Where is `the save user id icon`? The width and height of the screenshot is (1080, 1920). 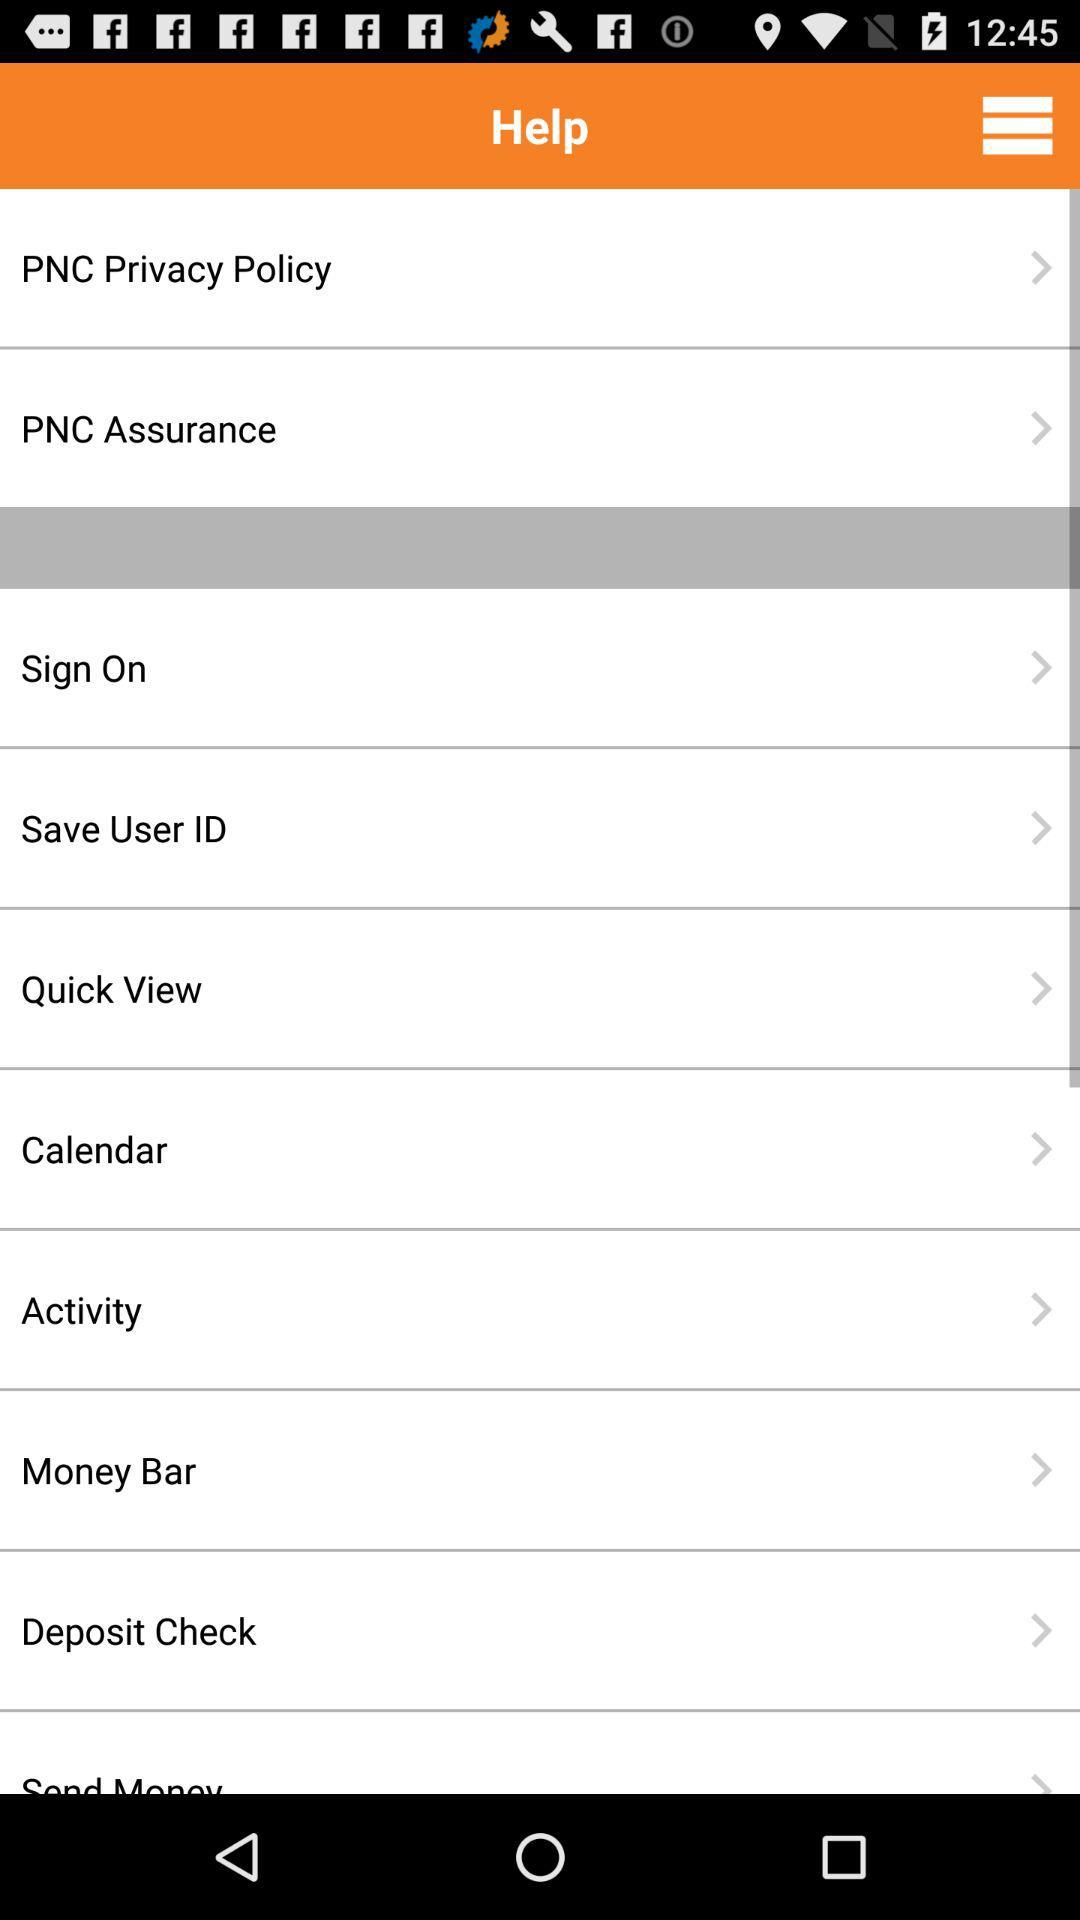
the save user id icon is located at coordinates (475, 827).